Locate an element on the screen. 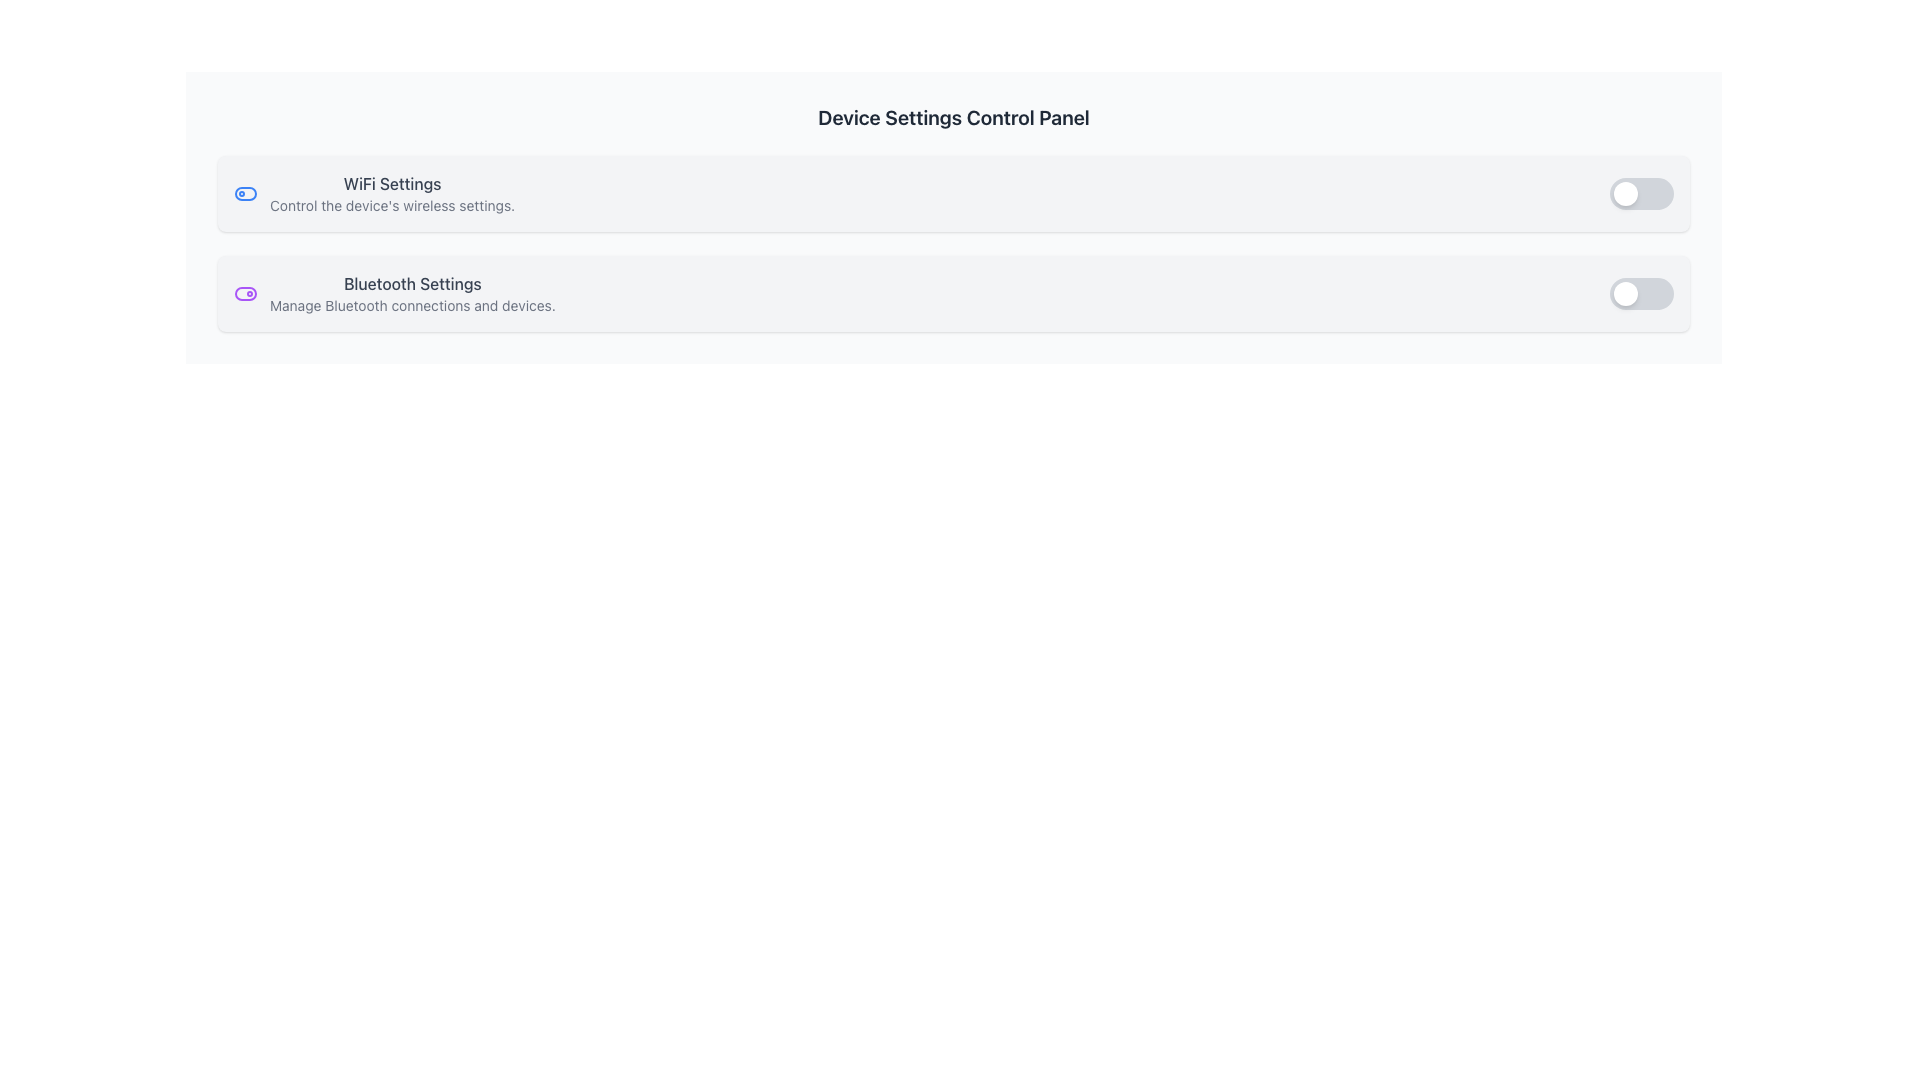  the Informational card titled 'Bluetooth Settings' in the settings menu, which includes a purple Bluetooth icon and a subtitle describing device management is located at coordinates (394, 293).